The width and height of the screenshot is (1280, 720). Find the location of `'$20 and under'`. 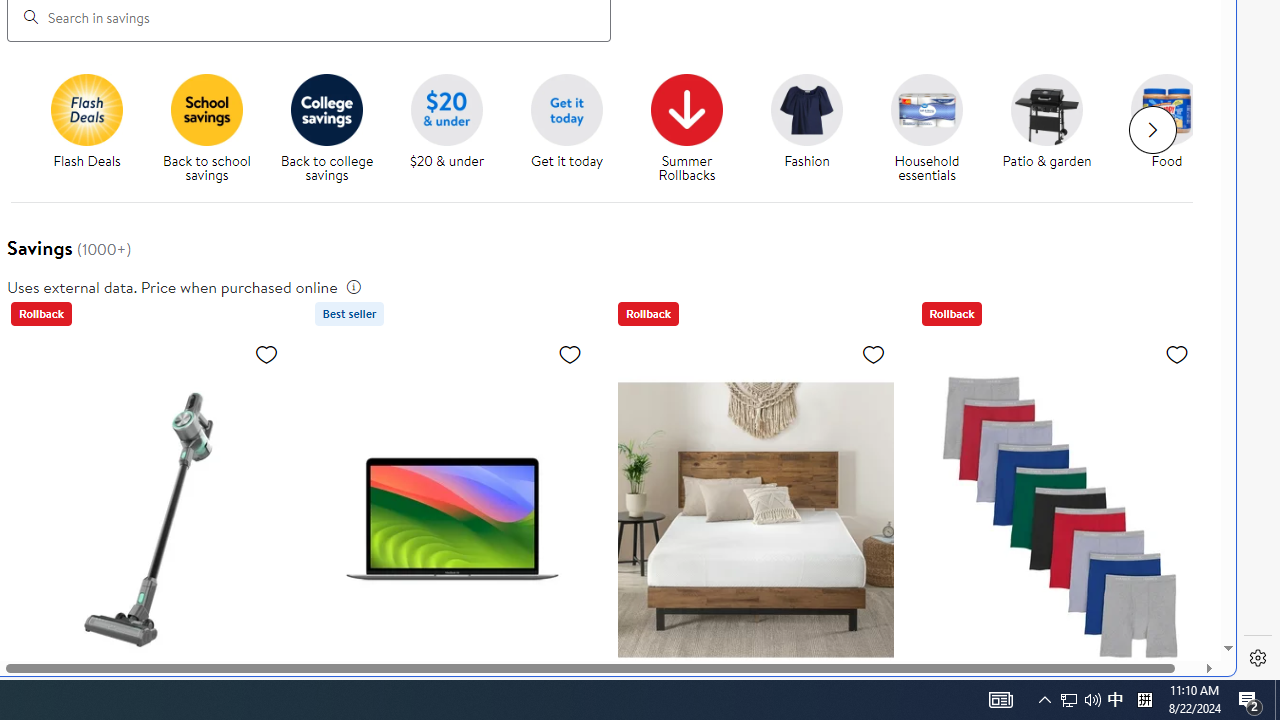

'$20 and under' is located at coordinates (445, 109).